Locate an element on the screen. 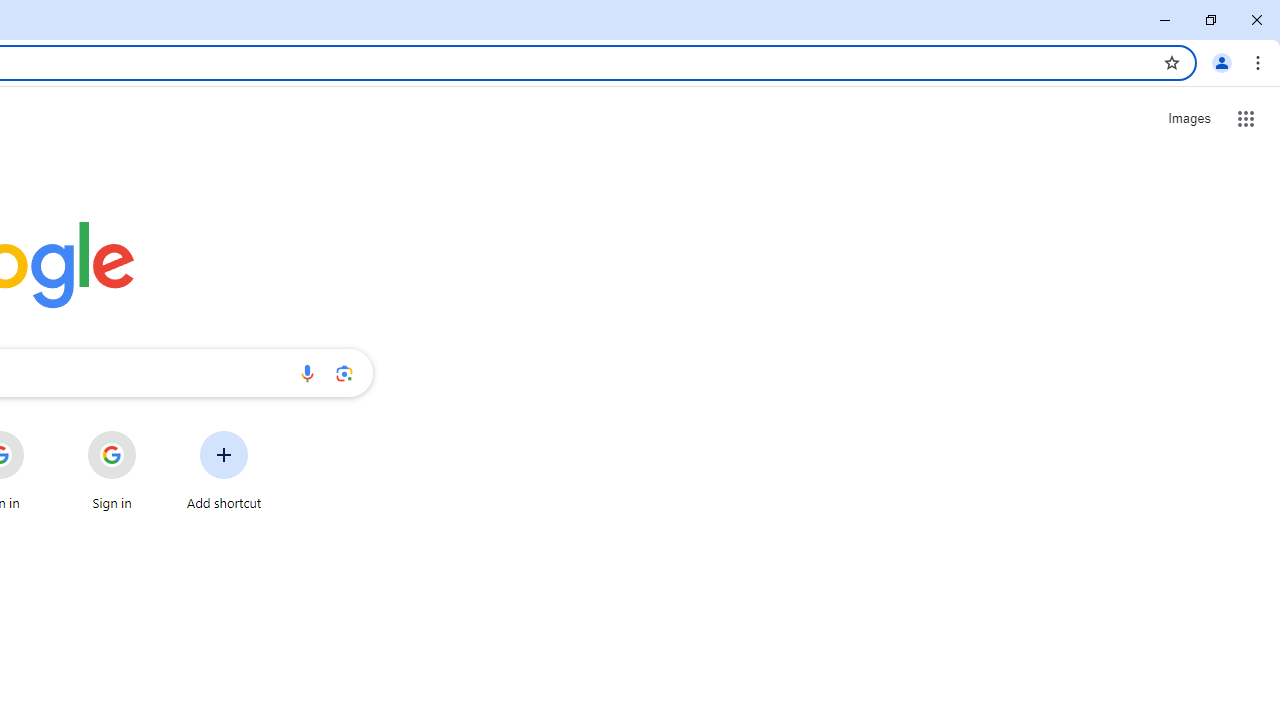  'Search by image' is located at coordinates (344, 372).